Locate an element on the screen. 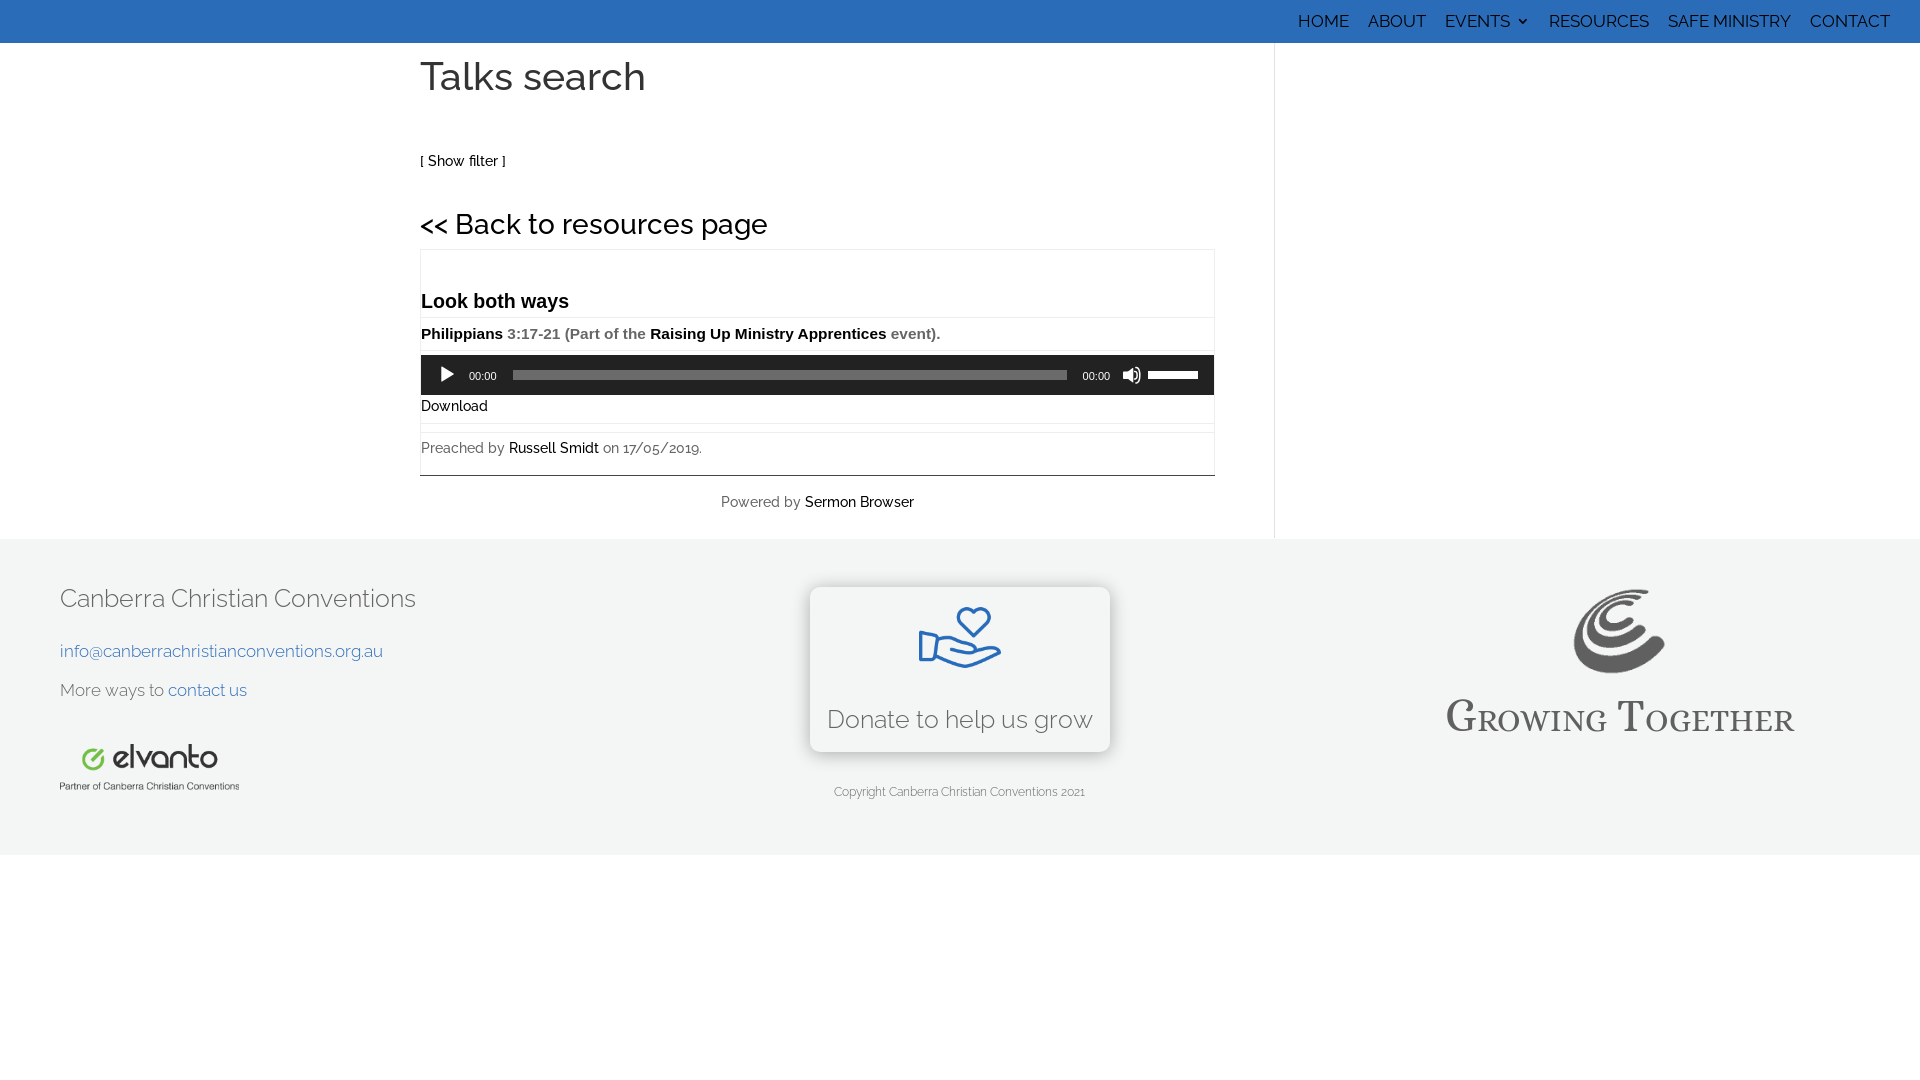 The height and width of the screenshot is (1080, 1920). 'CONTACT' is located at coordinates (1848, 27).